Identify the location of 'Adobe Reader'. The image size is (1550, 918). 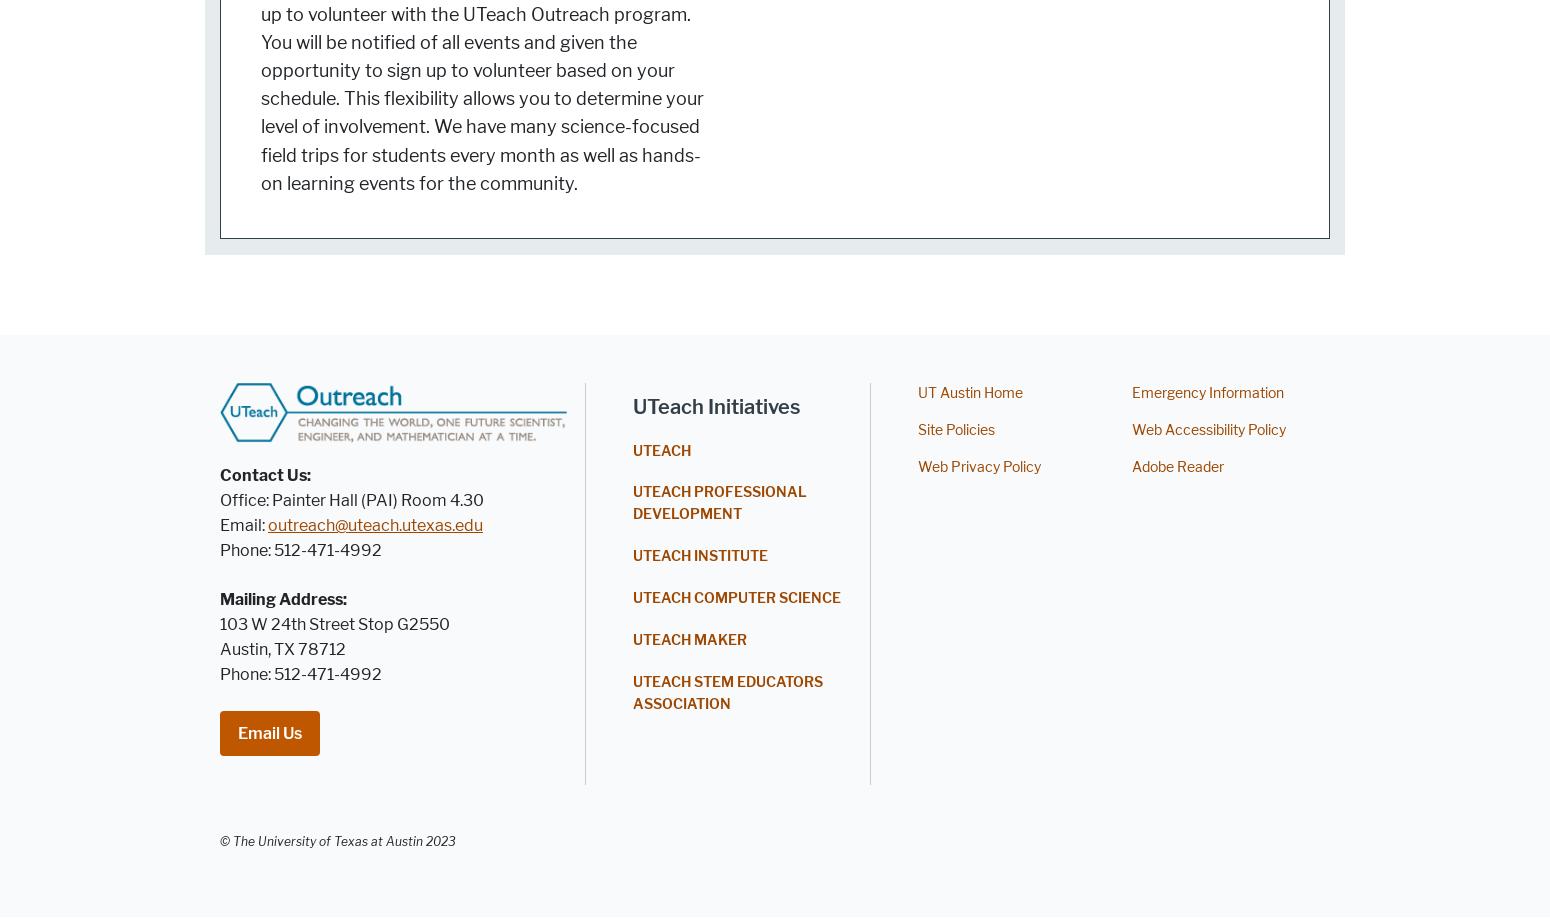
(1178, 466).